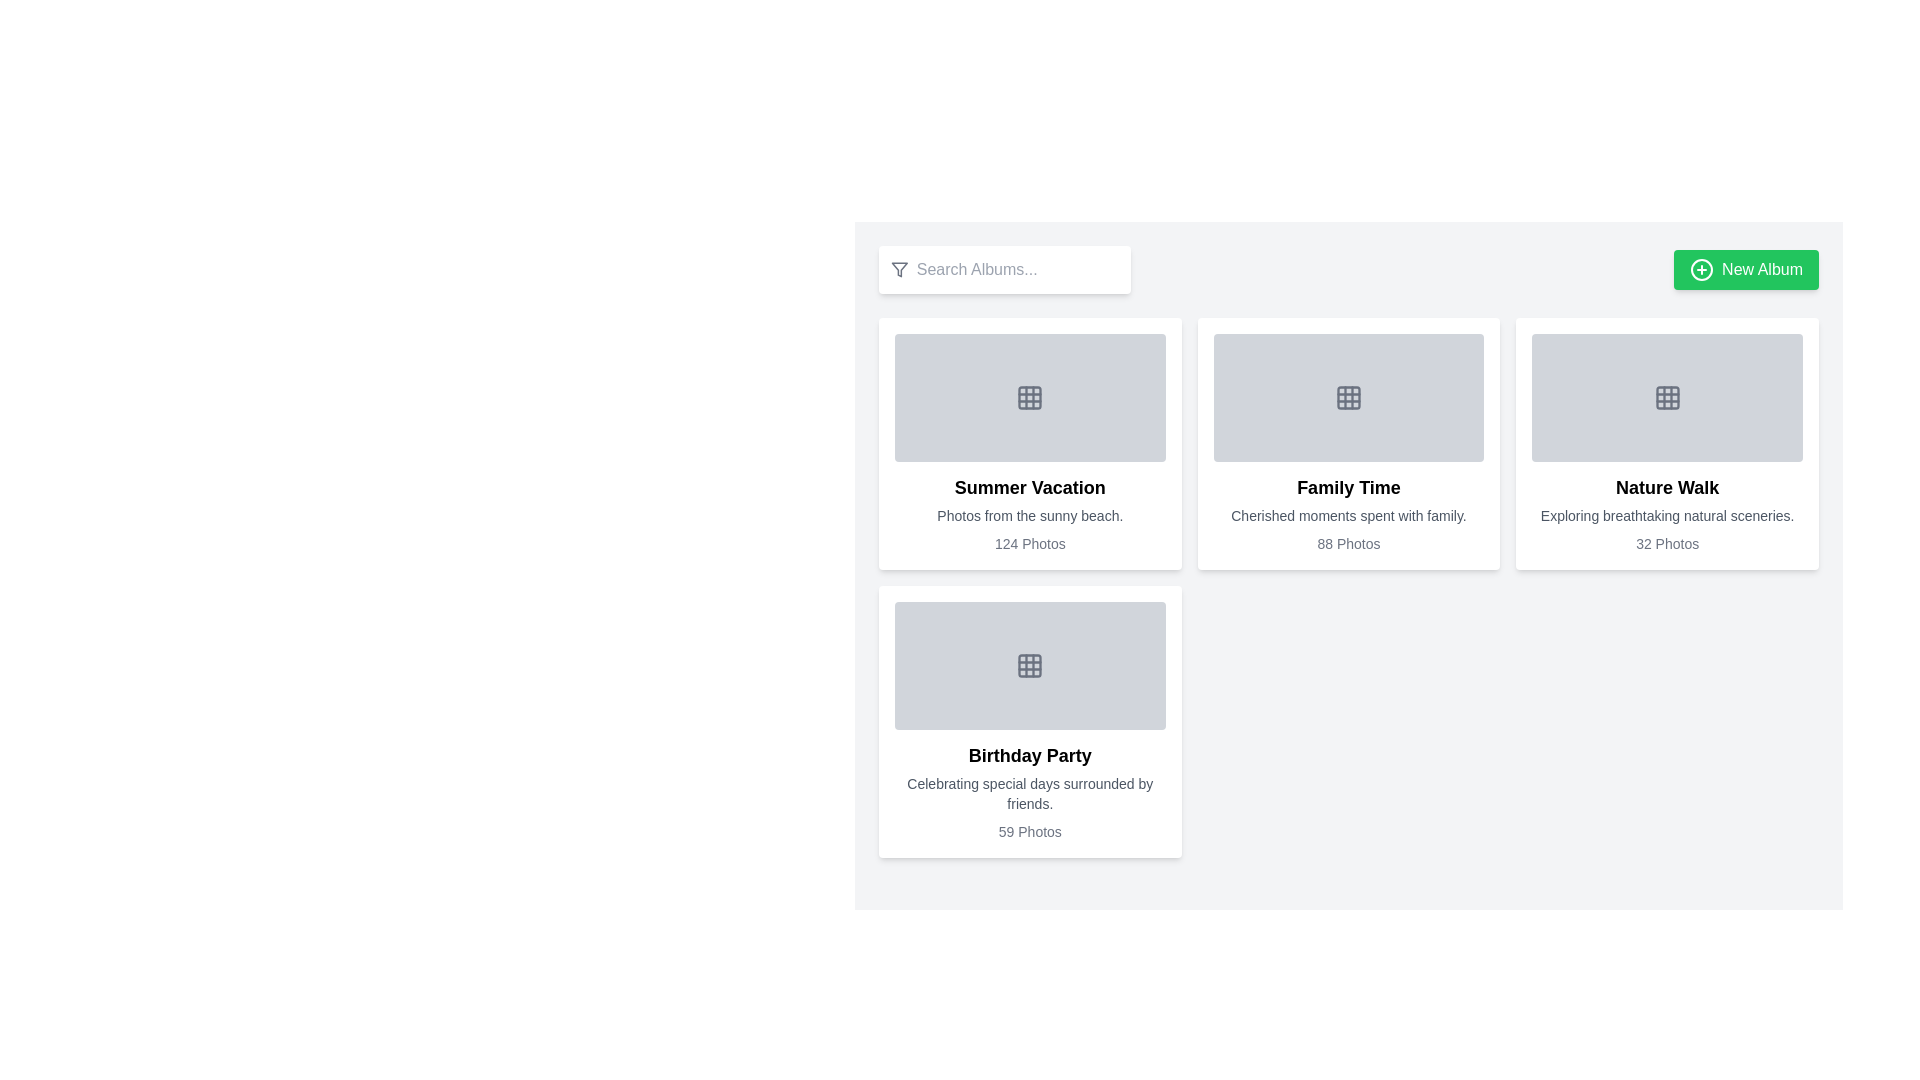  What do you see at coordinates (1030, 543) in the screenshot?
I see `the static text label that displays the total number of photos available in the 'Summer Vacation' album, located at the bottom of the album card following the text 'Photos from the sunny beach.'` at bounding box center [1030, 543].